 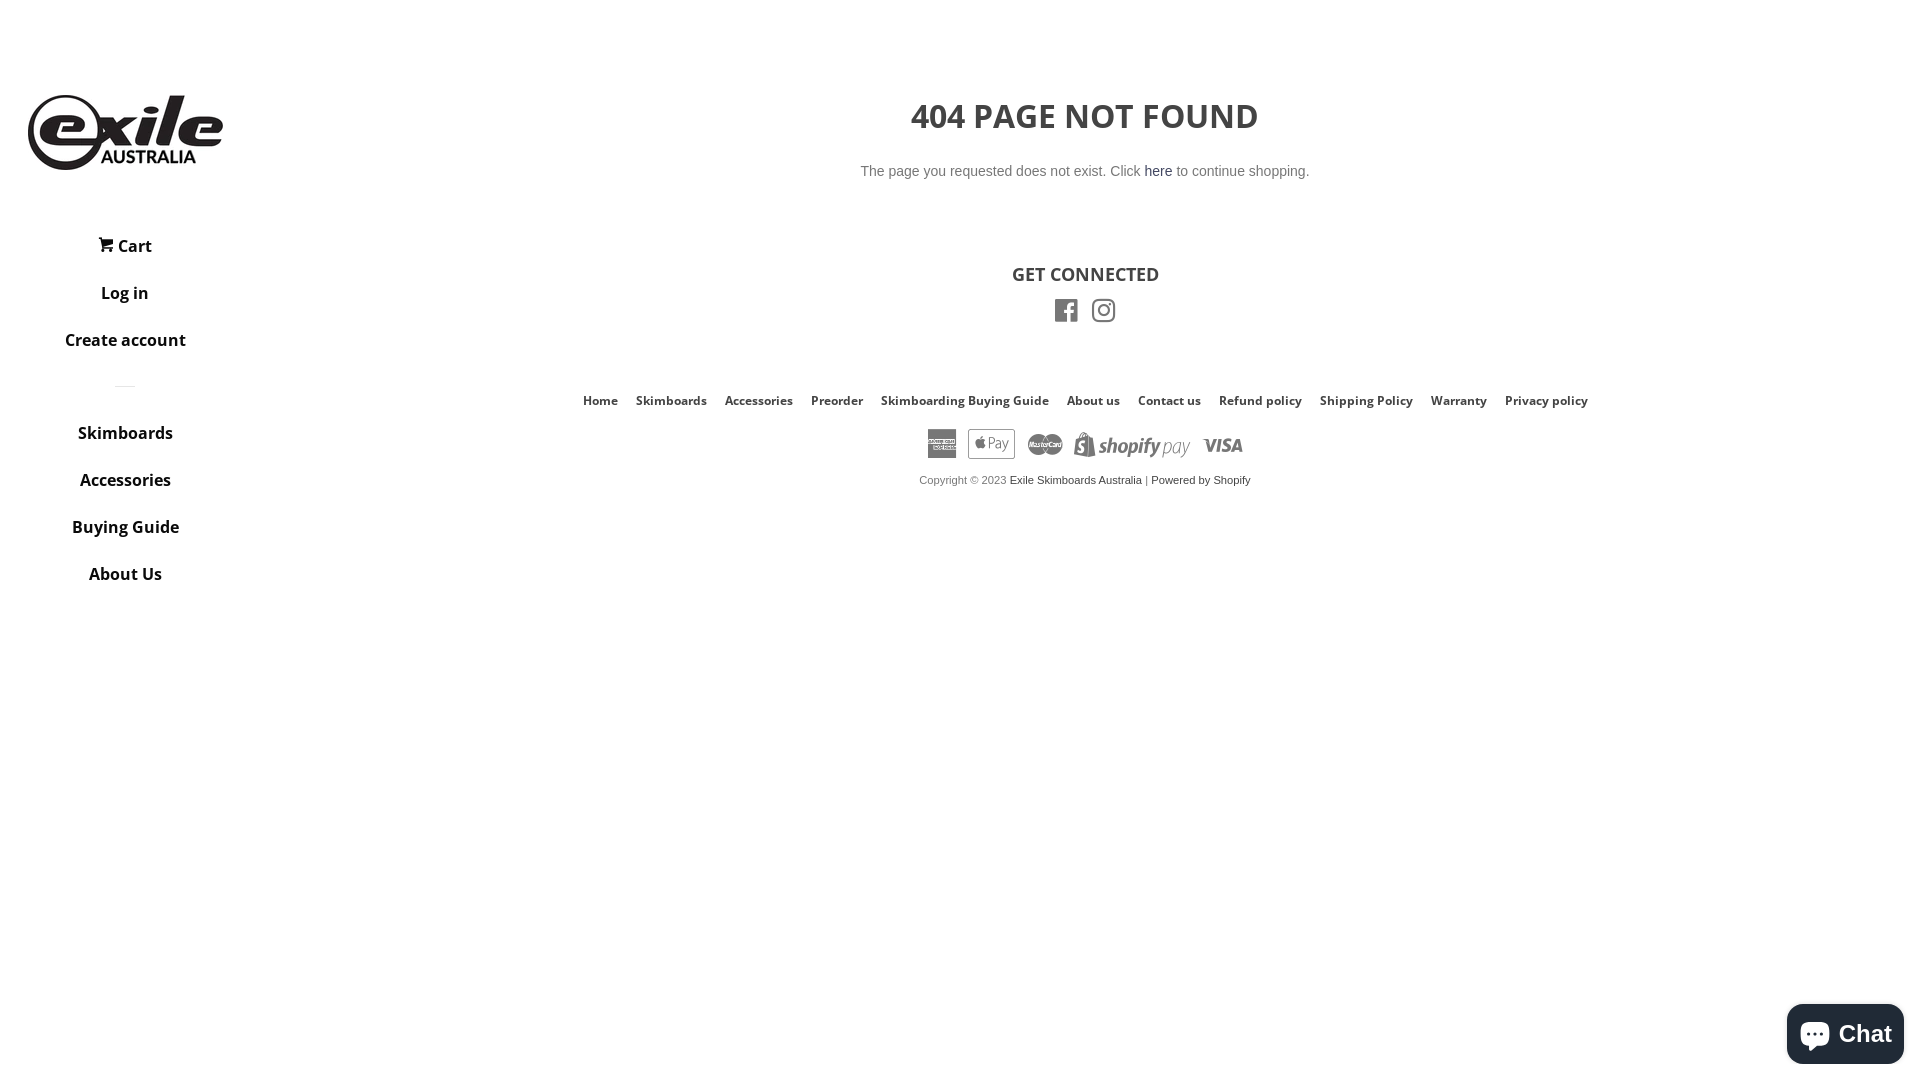 What do you see at coordinates (1217, 400) in the screenshot?
I see `'Refund policy'` at bounding box center [1217, 400].